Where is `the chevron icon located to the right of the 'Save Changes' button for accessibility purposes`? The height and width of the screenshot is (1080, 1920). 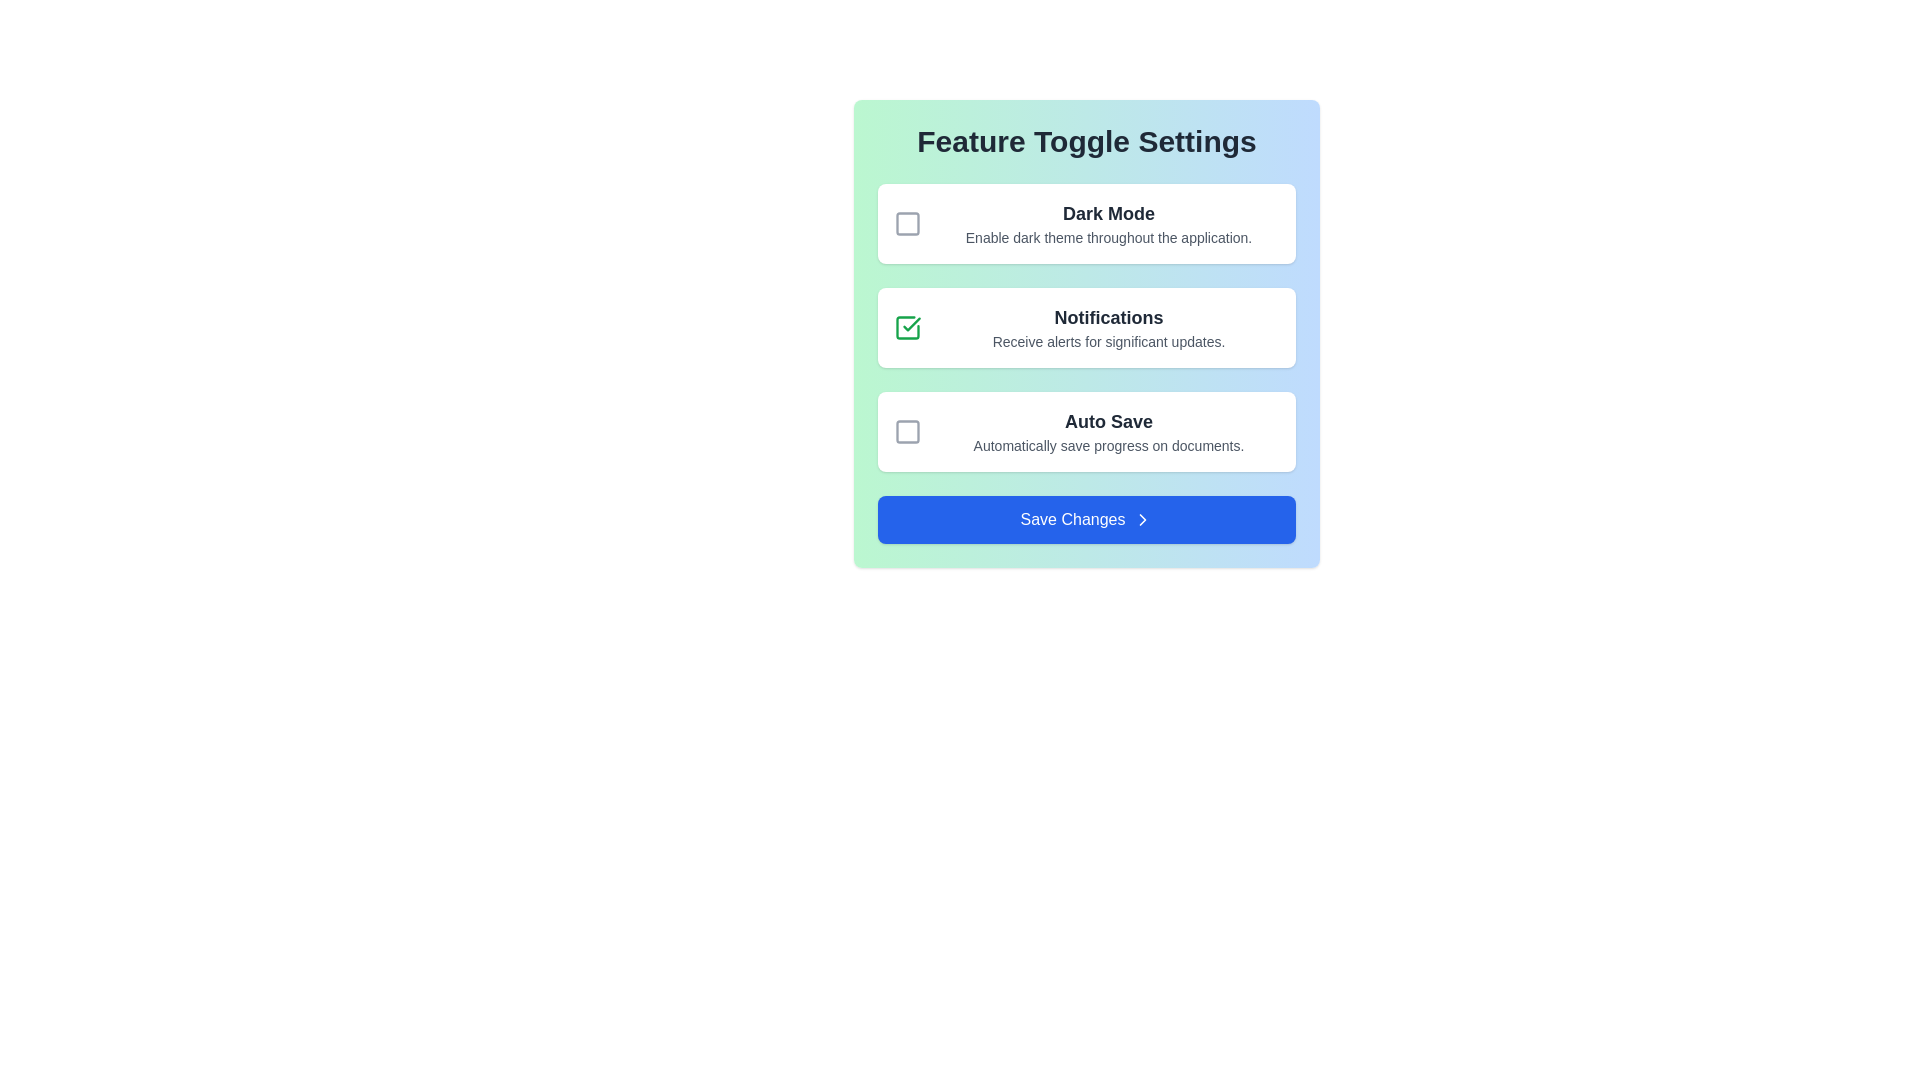 the chevron icon located to the right of the 'Save Changes' button for accessibility purposes is located at coordinates (1143, 519).